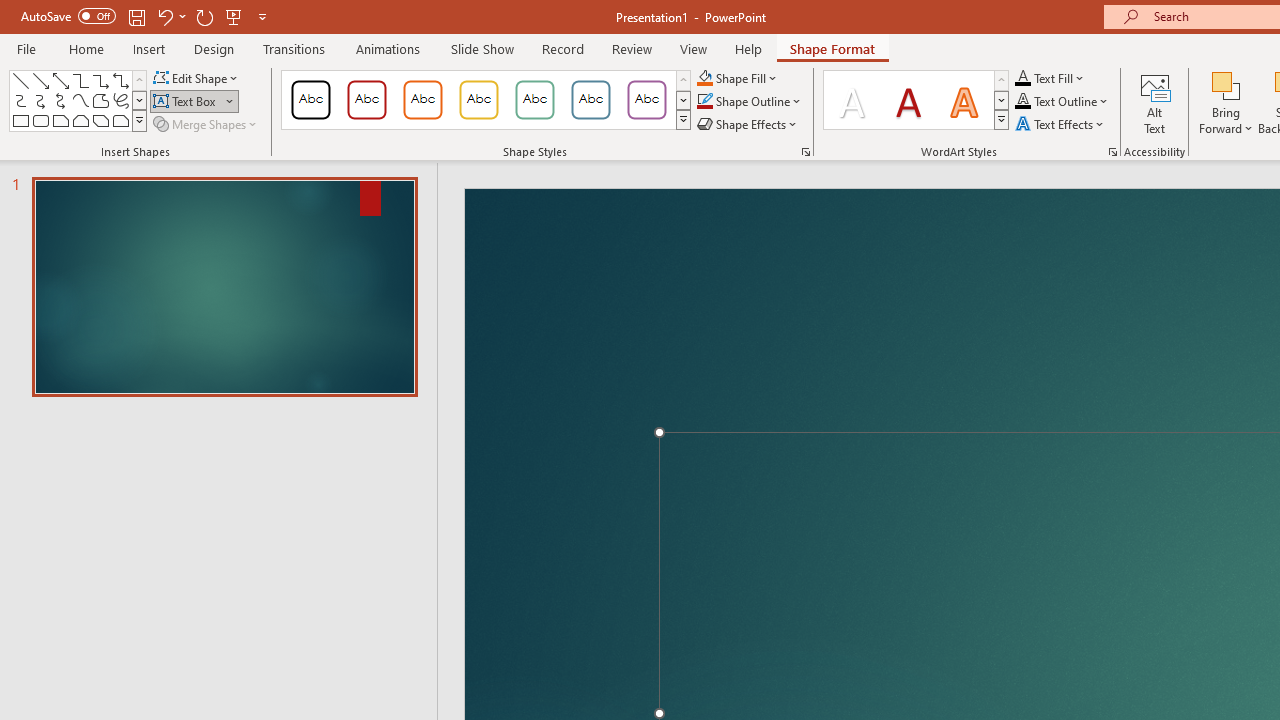 This screenshot has width=1280, height=720. I want to click on 'Line Arrow: Double', so click(60, 80).